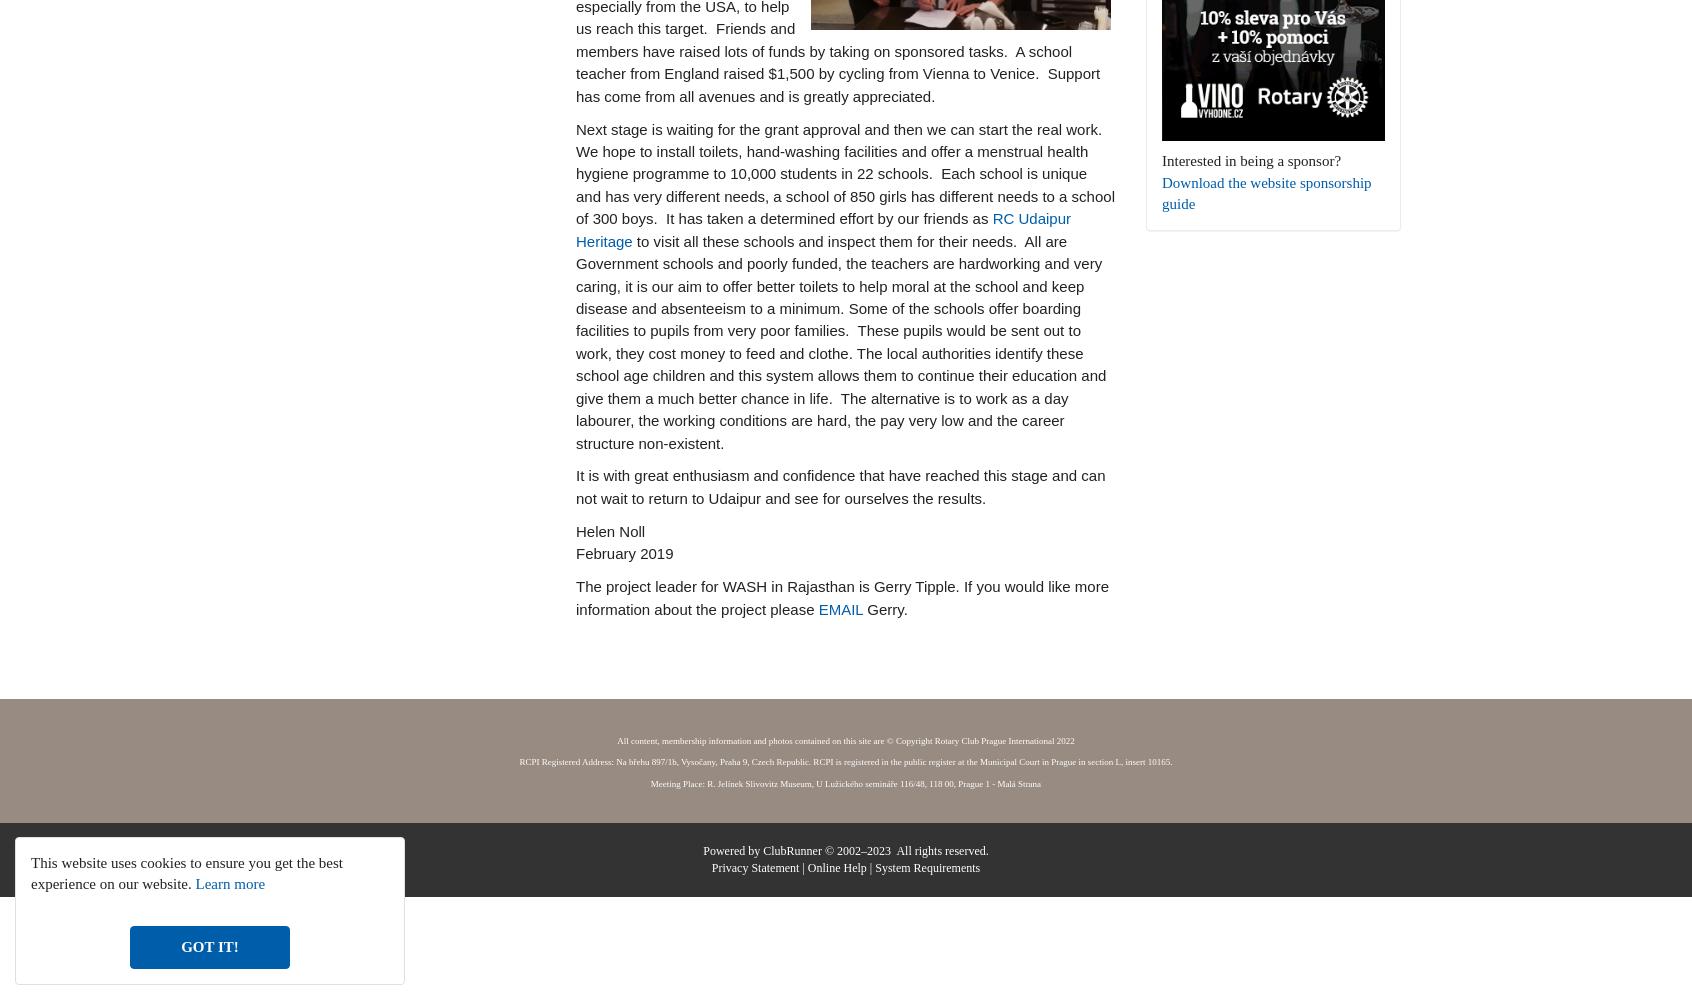  I want to click on 'Online Help', so click(807, 867).